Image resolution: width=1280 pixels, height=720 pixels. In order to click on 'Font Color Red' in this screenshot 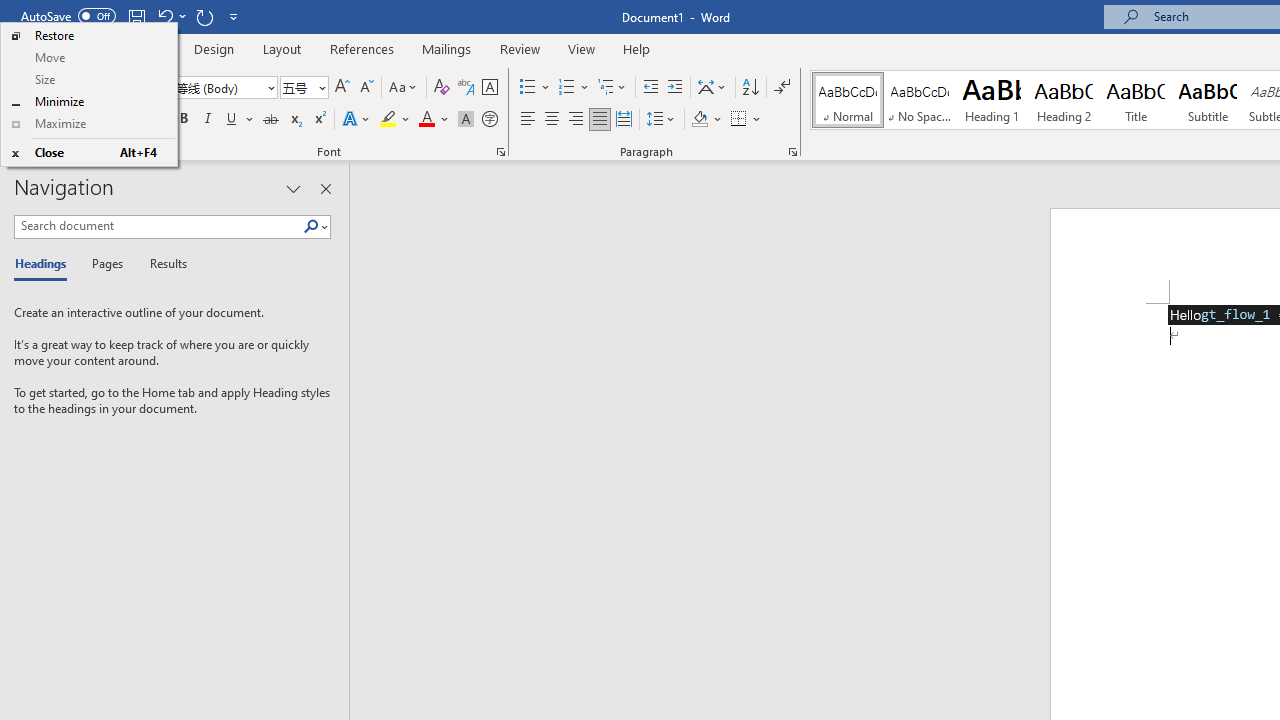, I will do `click(425, 119)`.